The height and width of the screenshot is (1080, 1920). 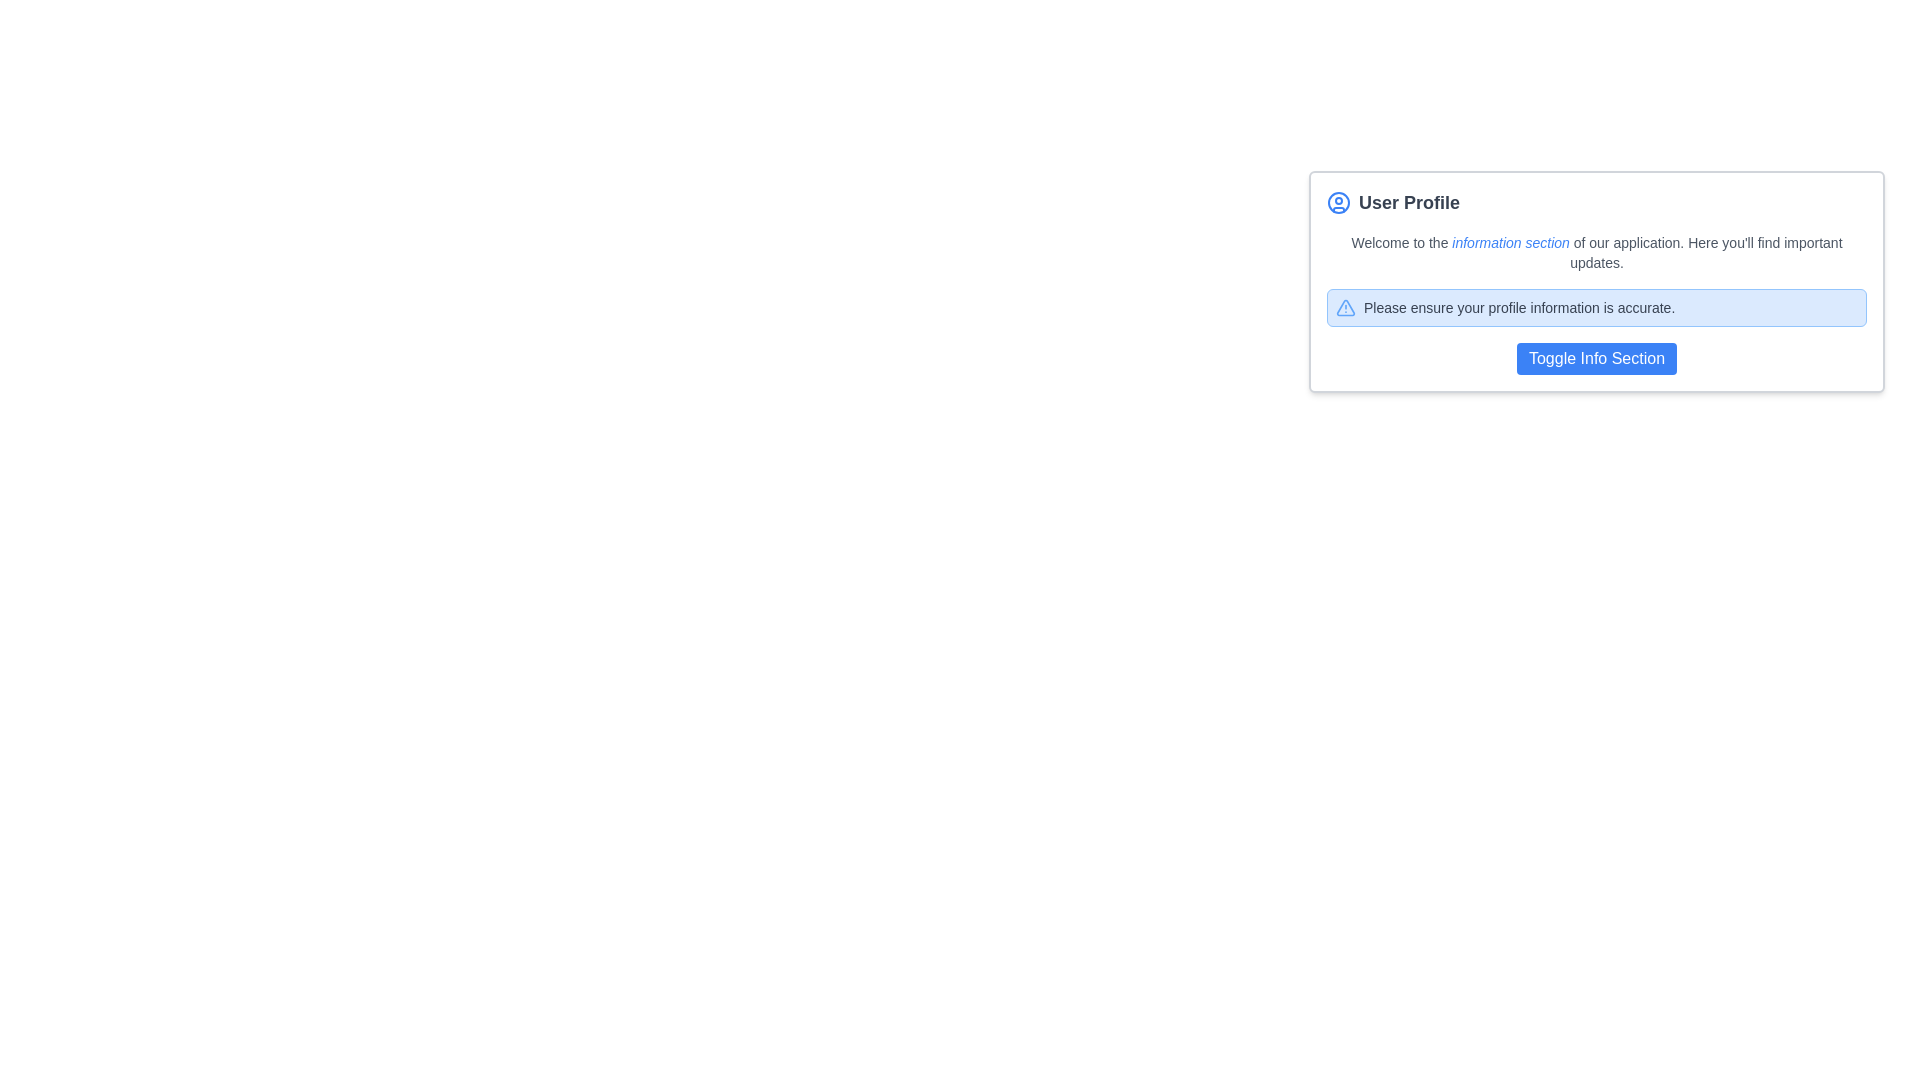 What do you see at coordinates (1339, 203) in the screenshot?
I see `the decorative SVG Icon that indicates the 'user profile' section, located as the leftmost component in the 'User Profile' group at the upper section of the card-like panel` at bounding box center [1339, 203].